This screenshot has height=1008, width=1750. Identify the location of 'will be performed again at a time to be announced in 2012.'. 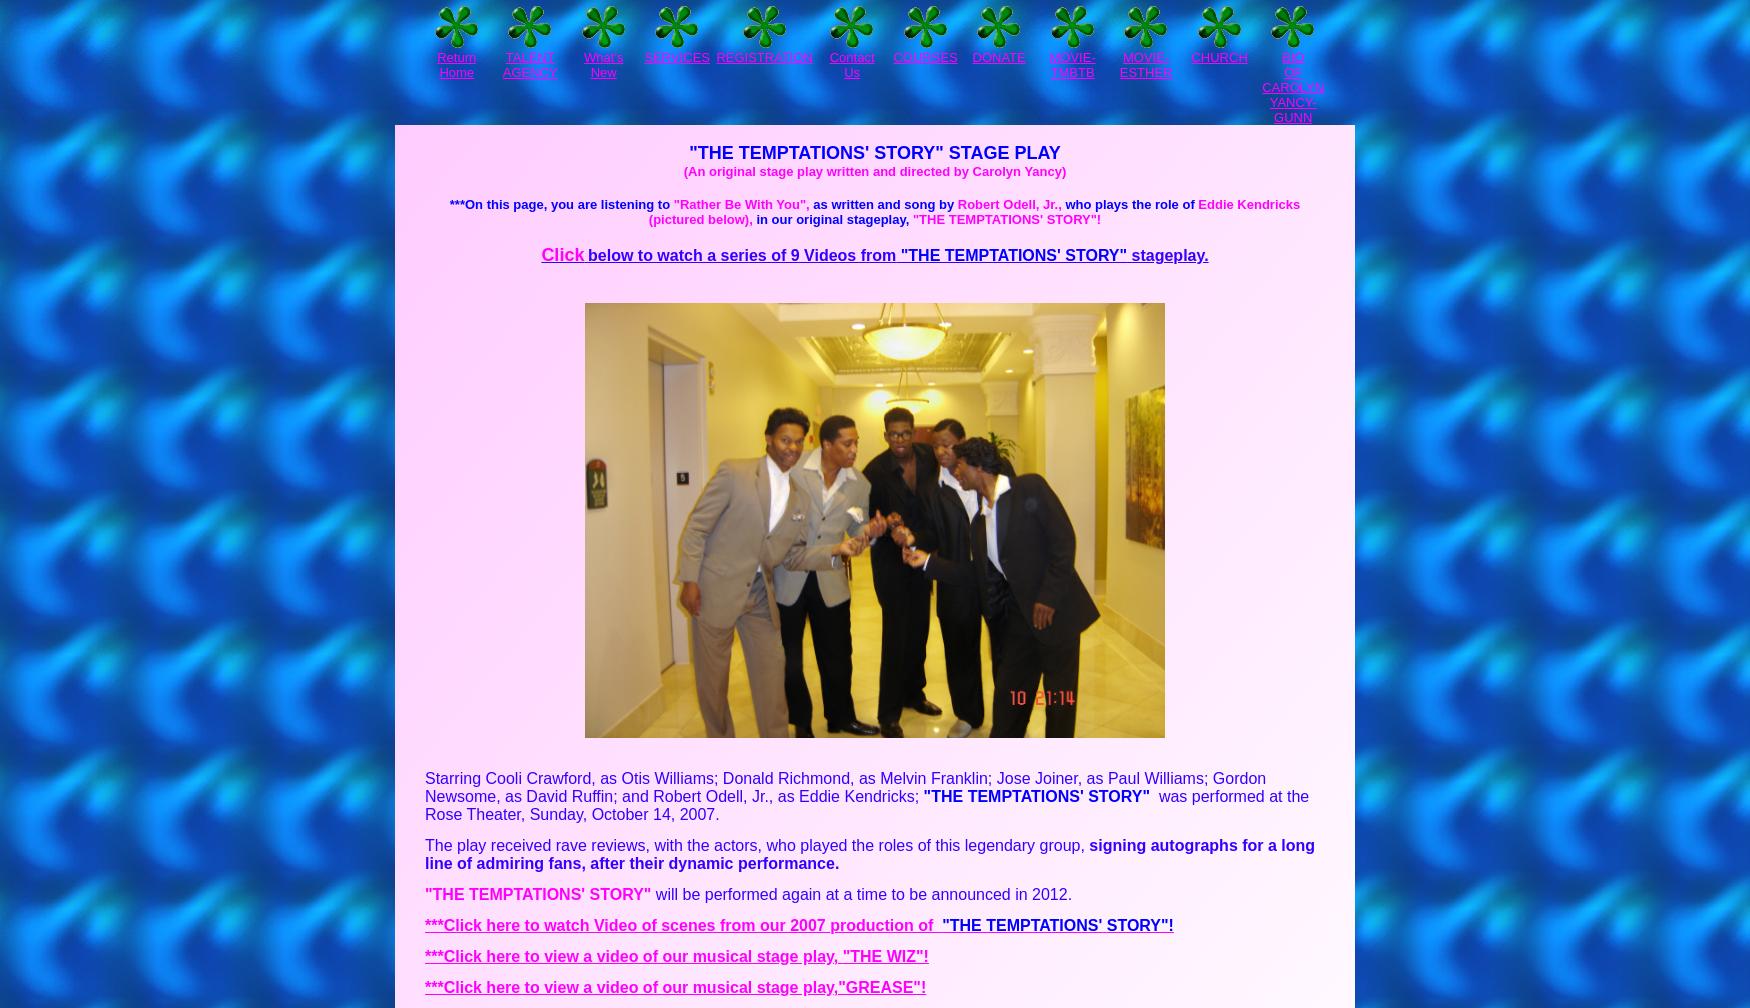
(861, 894).